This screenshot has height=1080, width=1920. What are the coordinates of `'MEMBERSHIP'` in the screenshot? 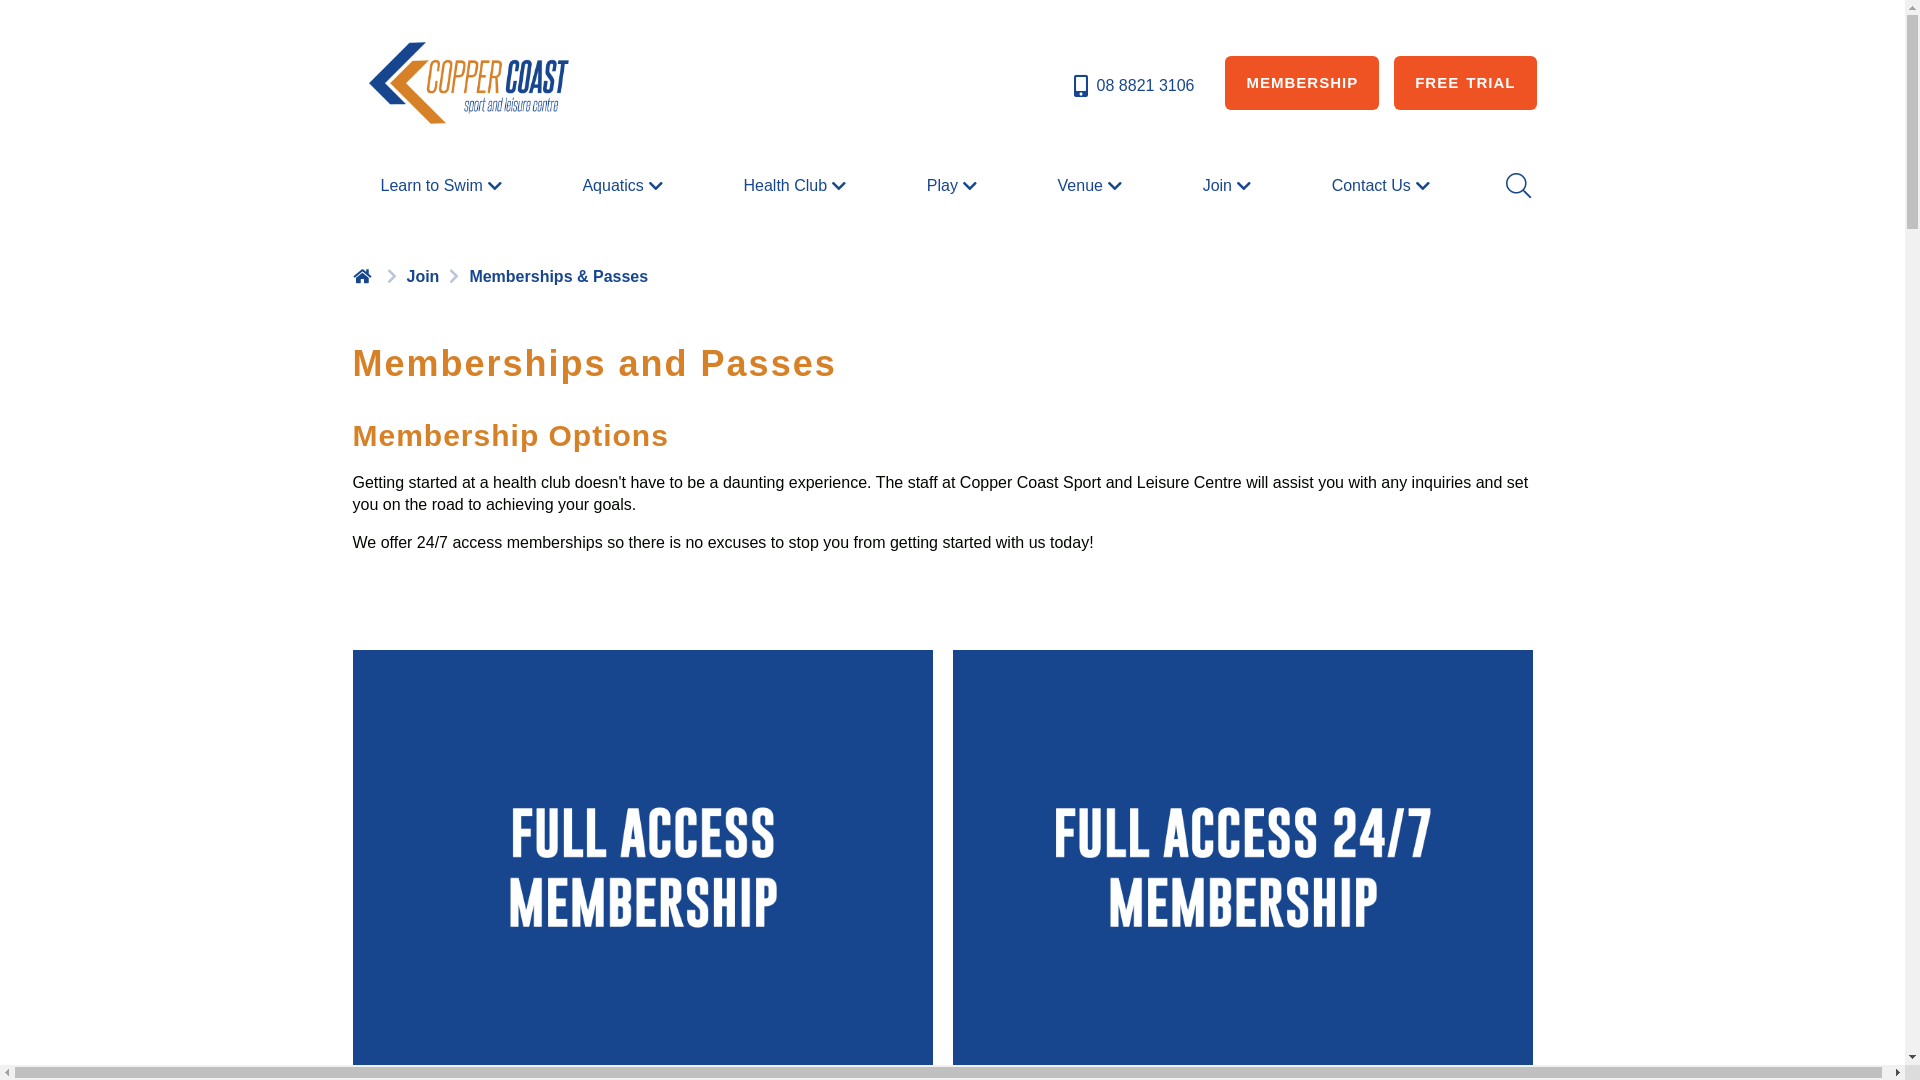 It's located at (1223, 82).